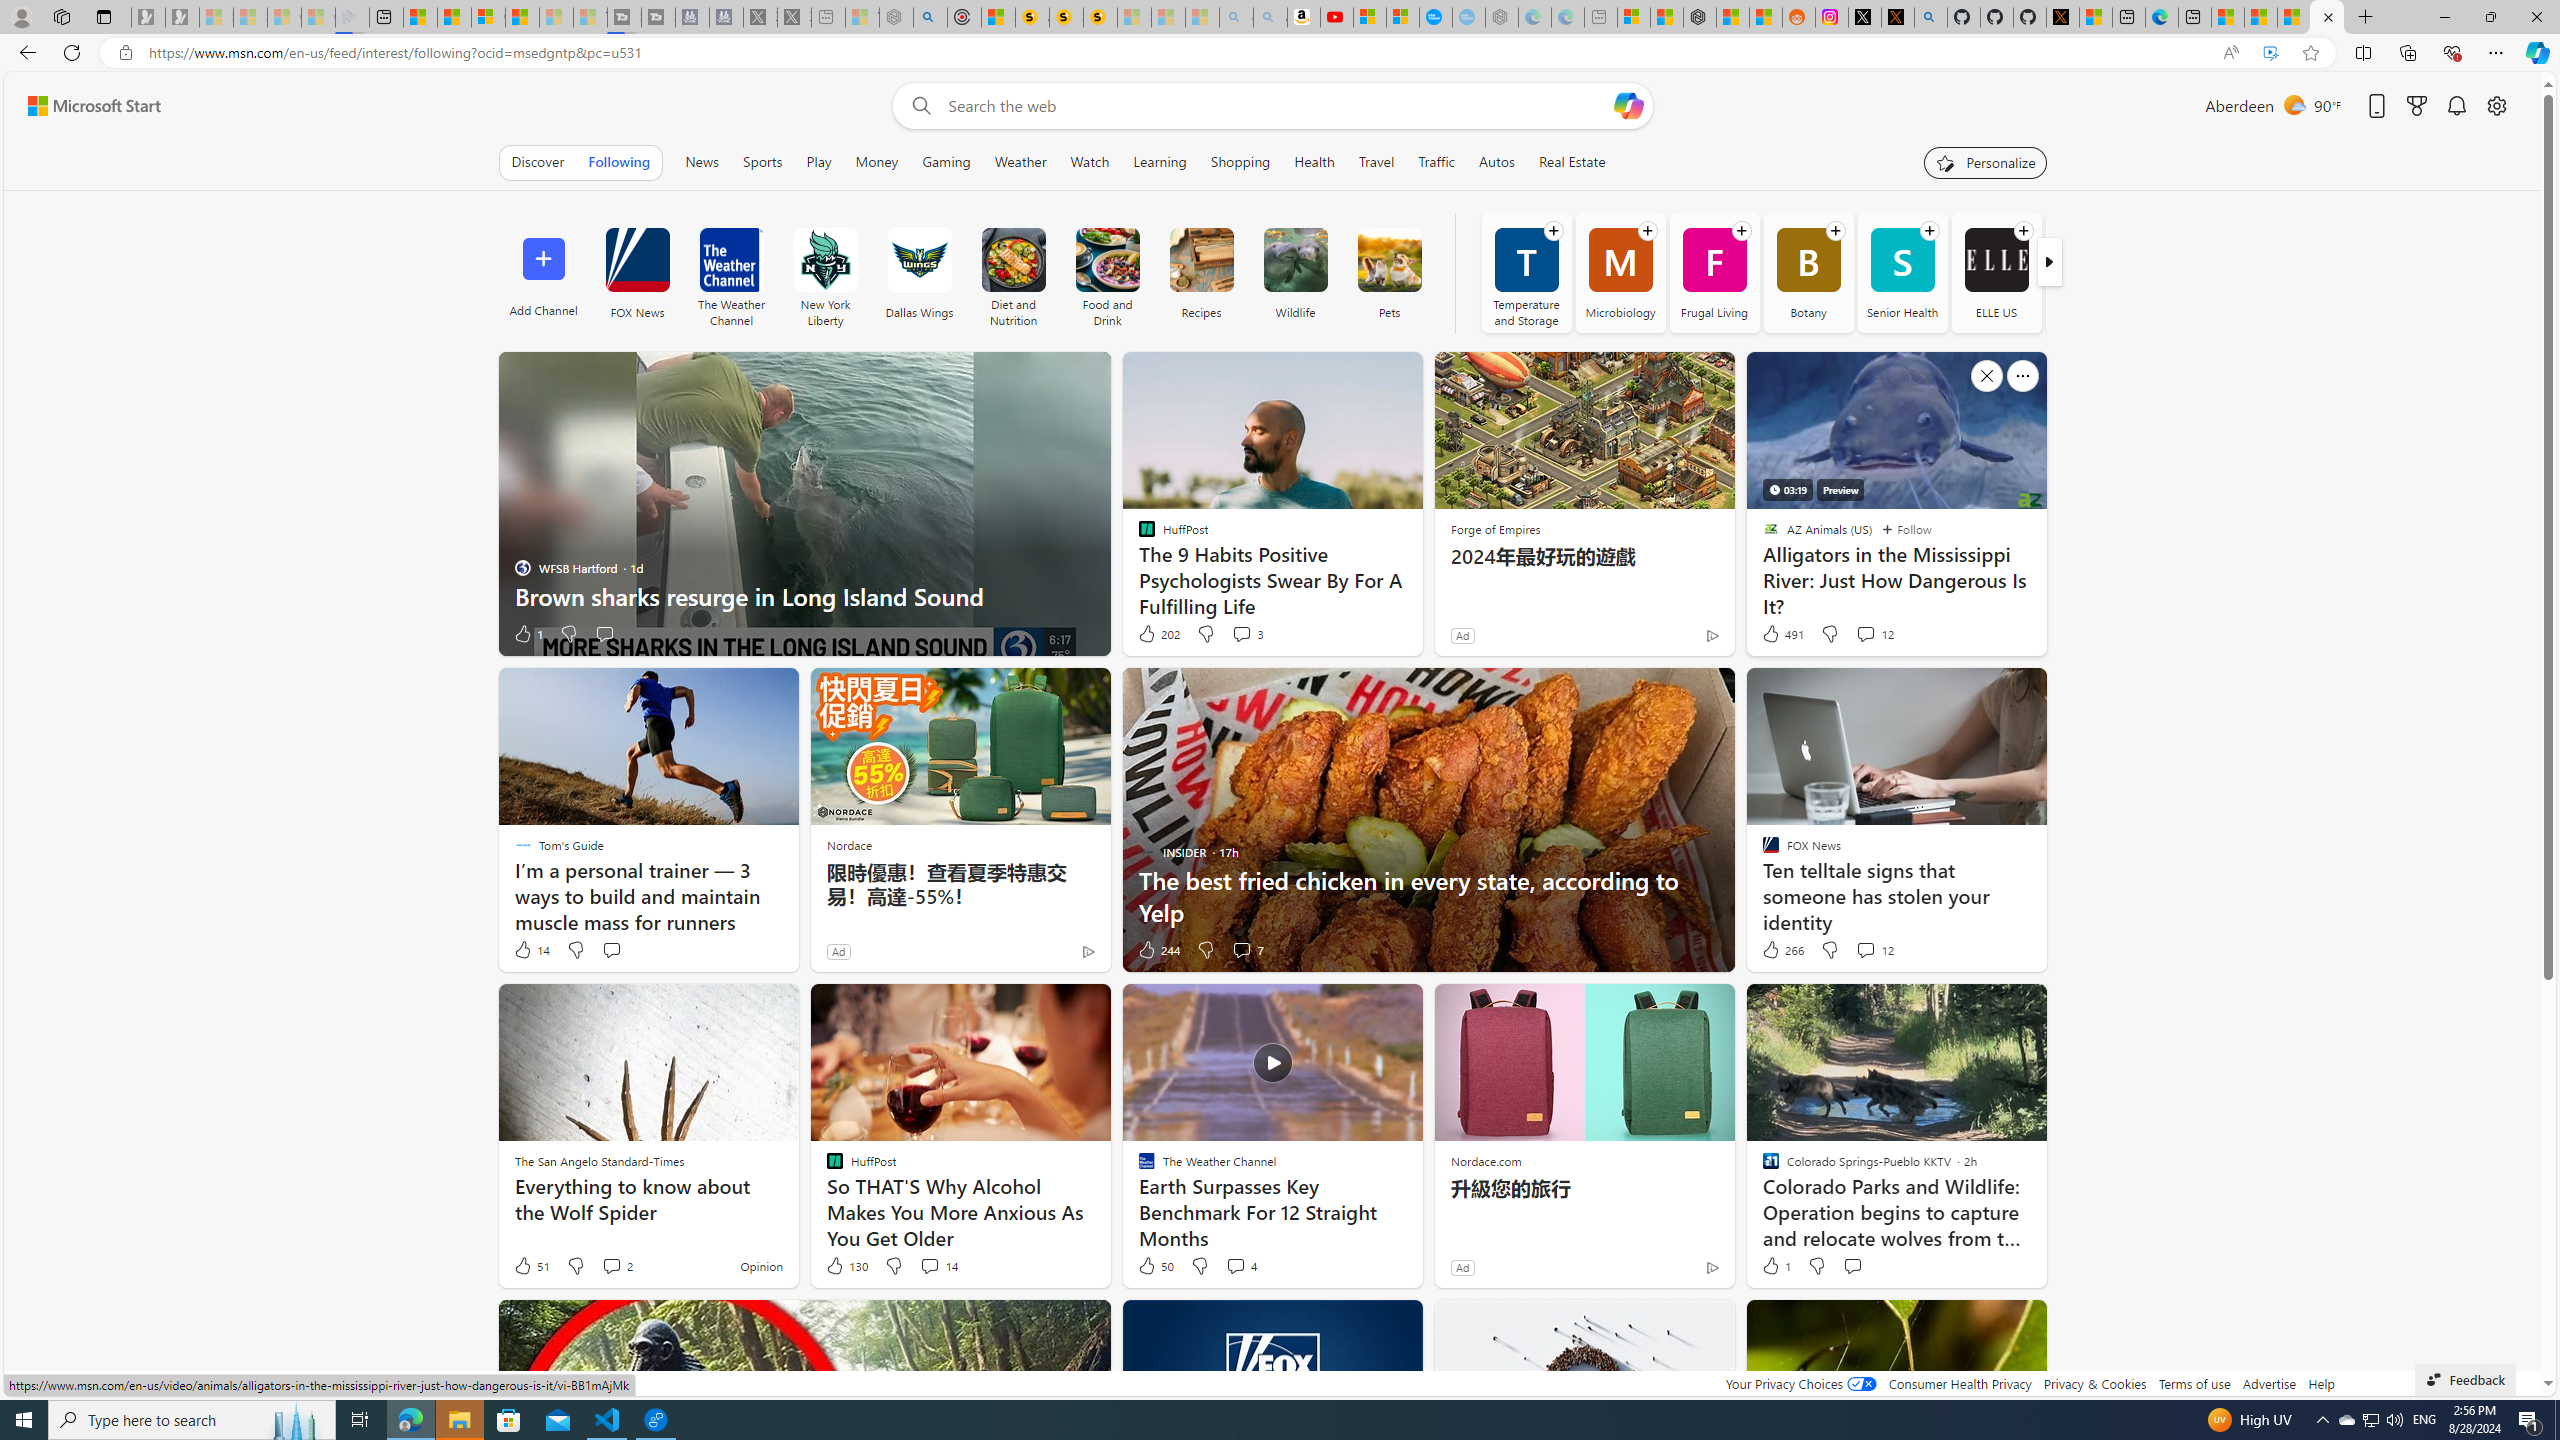 This screenshot has width=2560, height=1440. Describe the element at coordinates (1485, 1160) in the screenshot. I see `'Nordace.com'` at that location.